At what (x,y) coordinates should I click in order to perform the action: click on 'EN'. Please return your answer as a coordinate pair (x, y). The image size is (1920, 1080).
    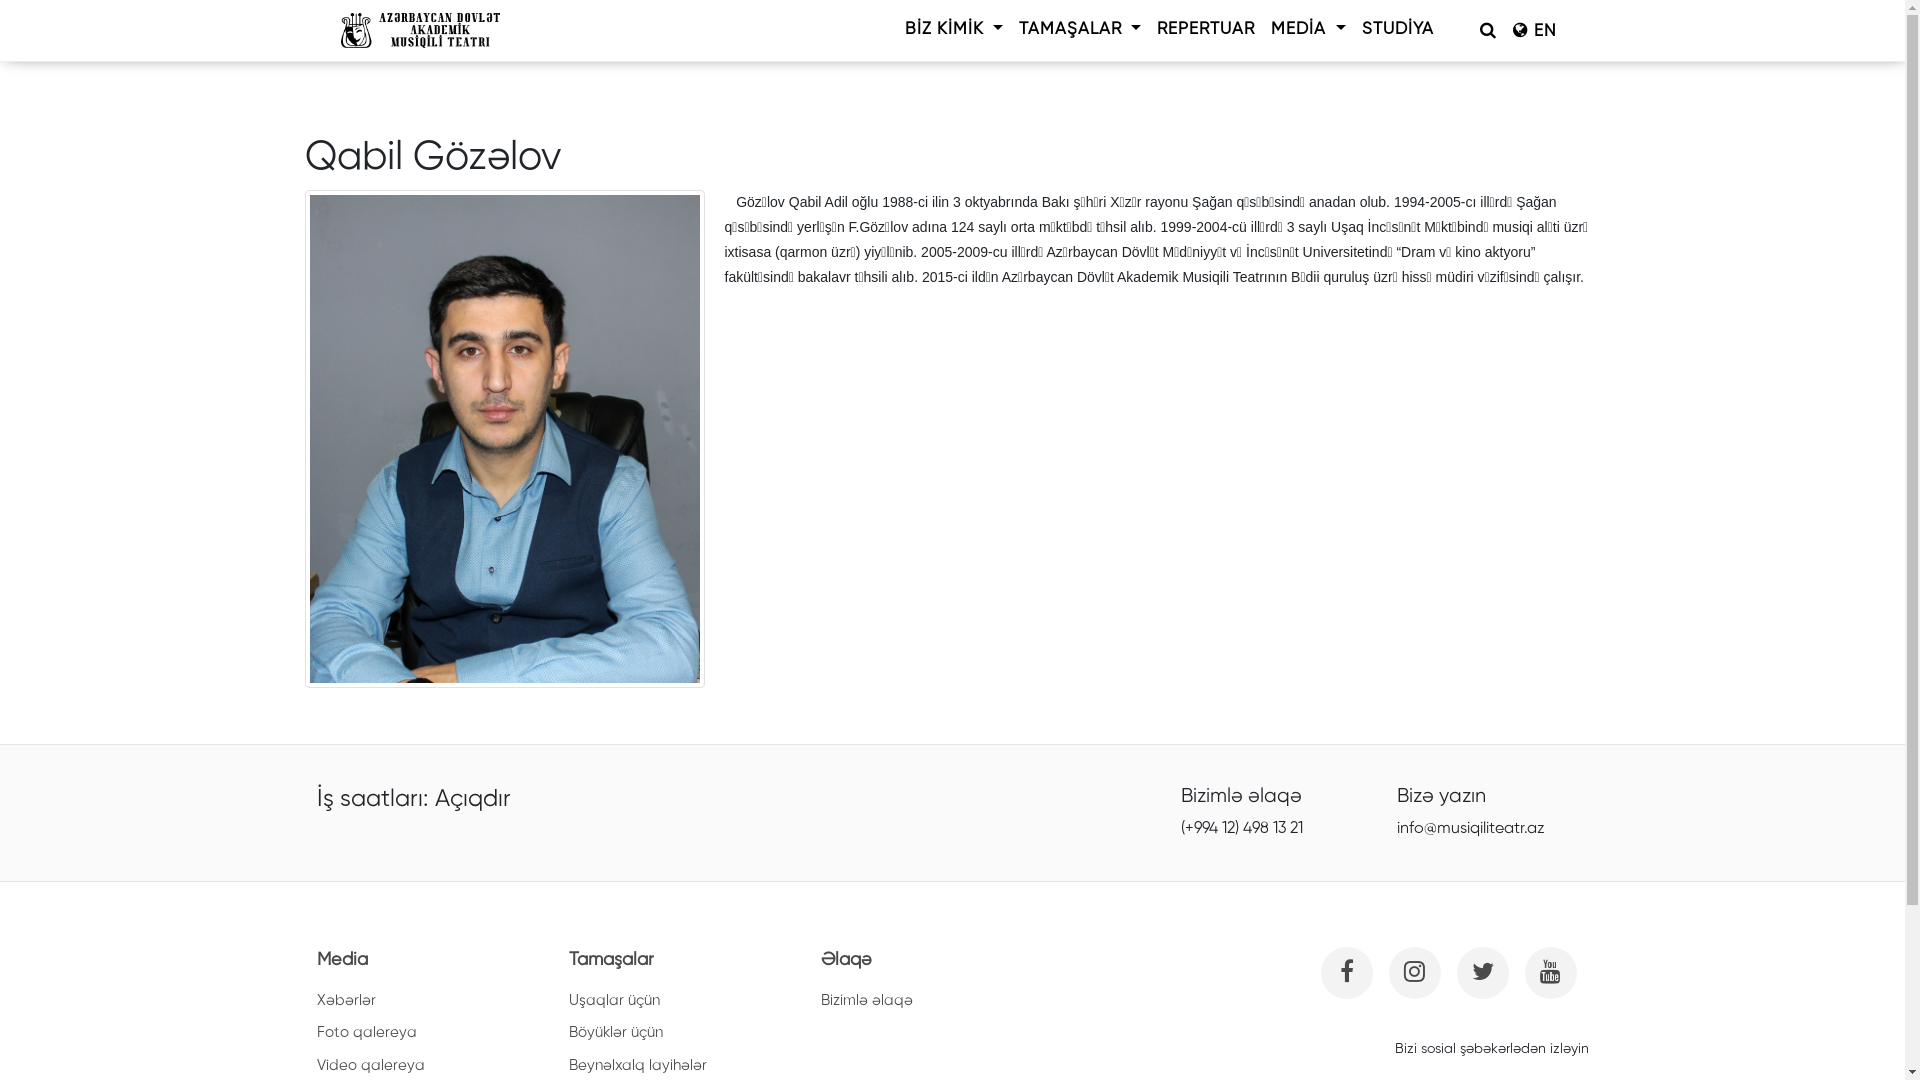
    Looking at the image, I should click on (1533, 30).